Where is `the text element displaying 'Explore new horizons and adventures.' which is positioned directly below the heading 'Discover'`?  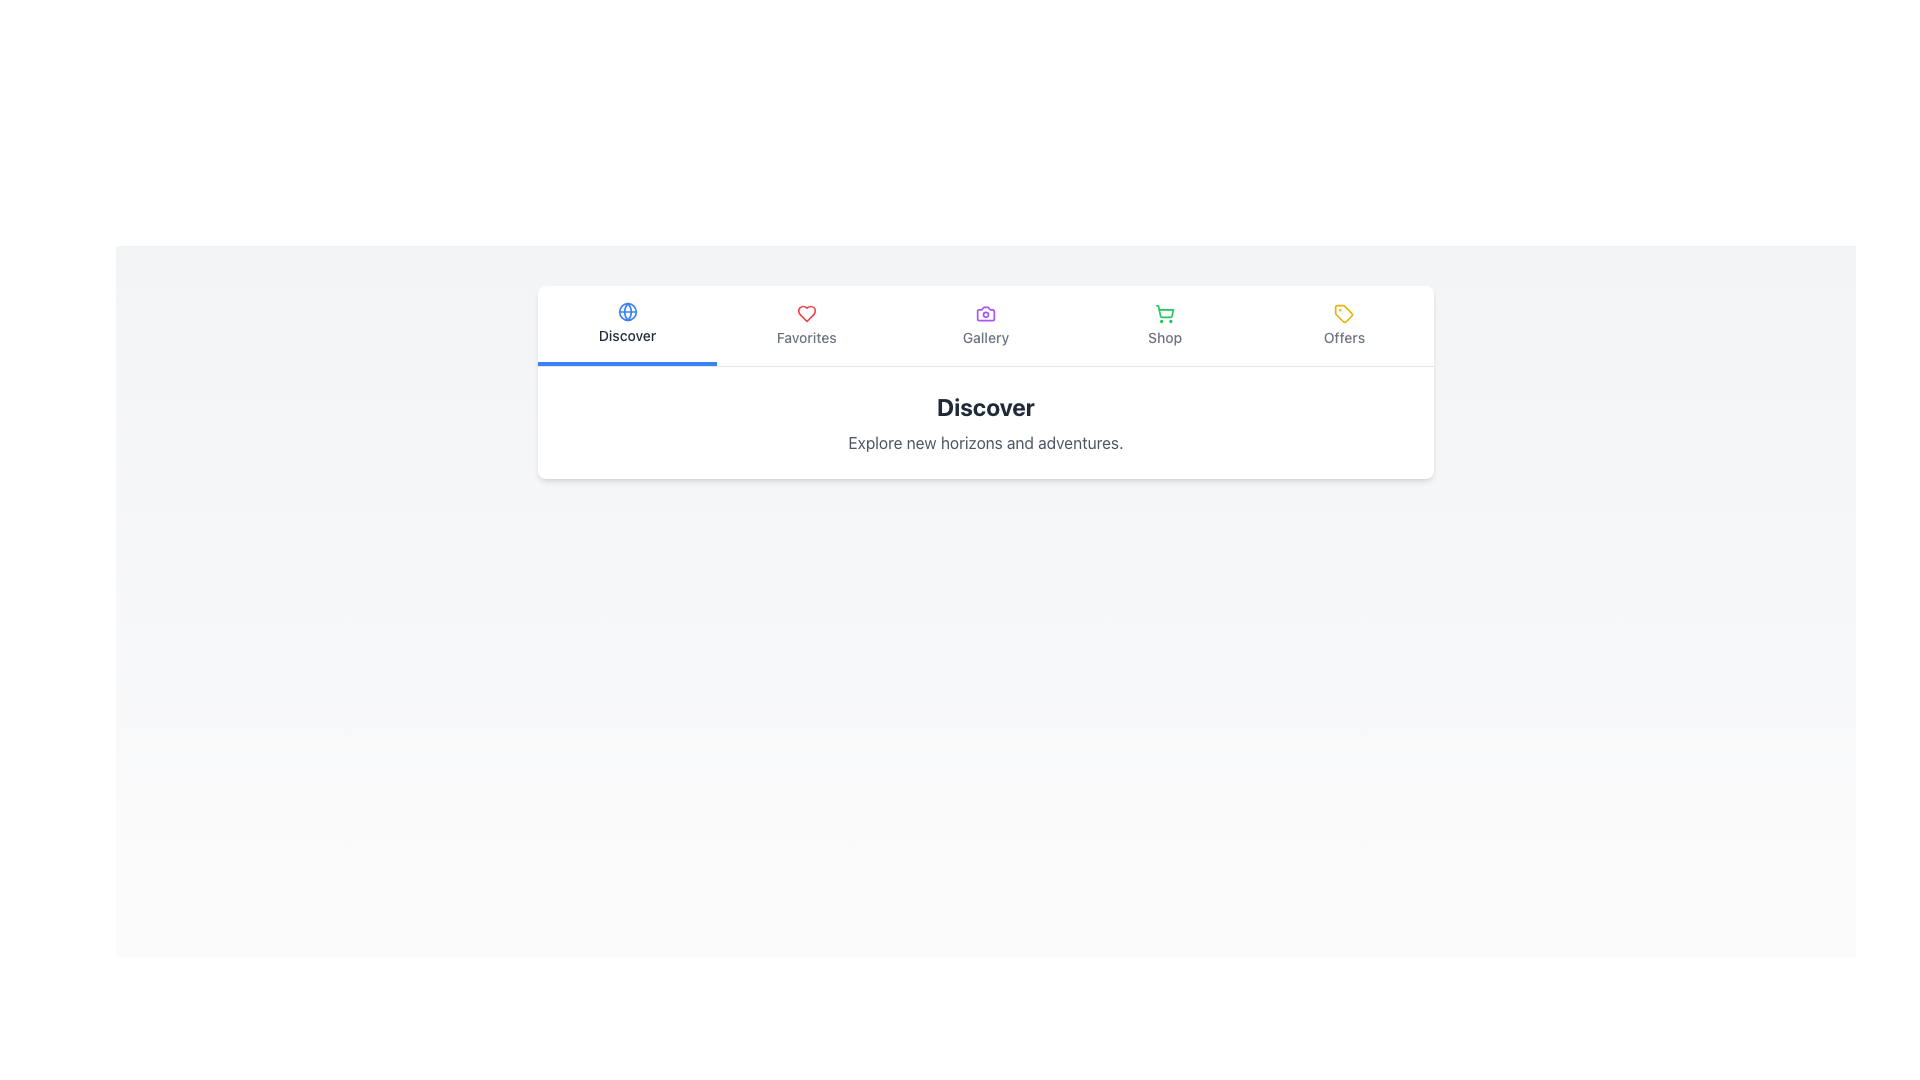
the text element displaying 'Explore new horizons and adventures.' which is positioned directly below the heading 'Discover' is located at coordinates (985, 442).